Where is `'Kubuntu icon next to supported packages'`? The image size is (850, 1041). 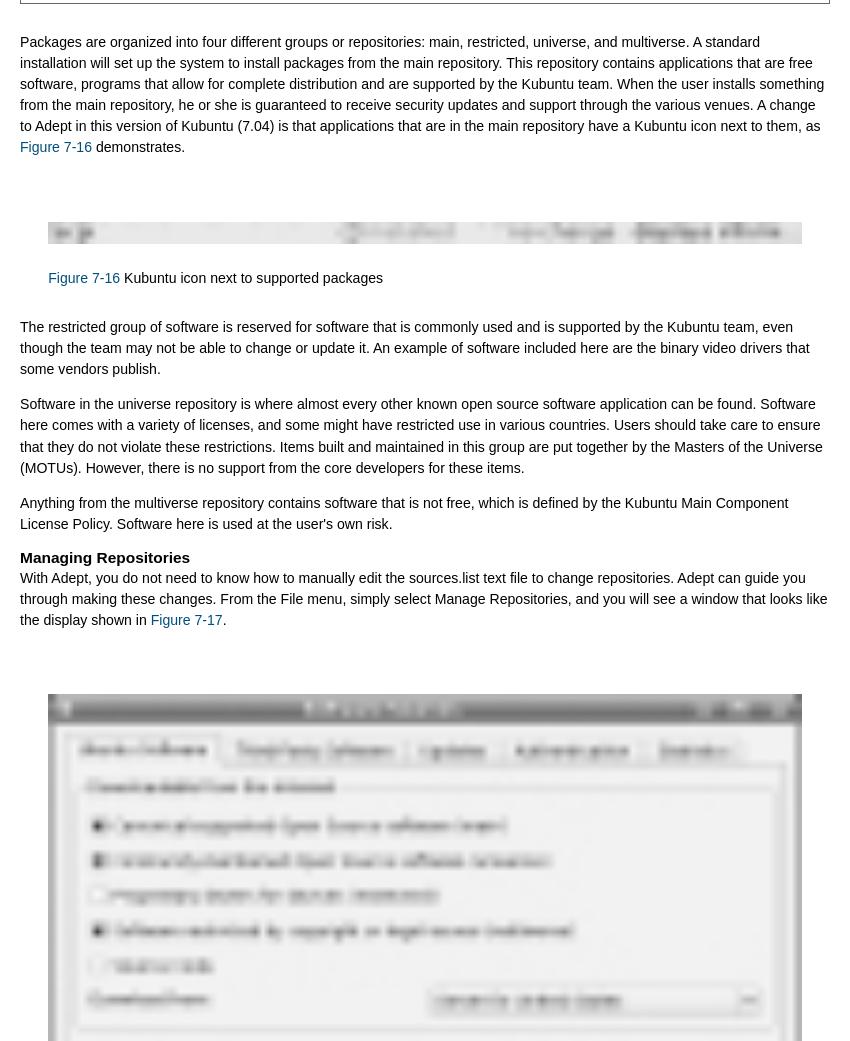 'Kubuntu icon next to supported packages' is located at coordinates (119, 276).